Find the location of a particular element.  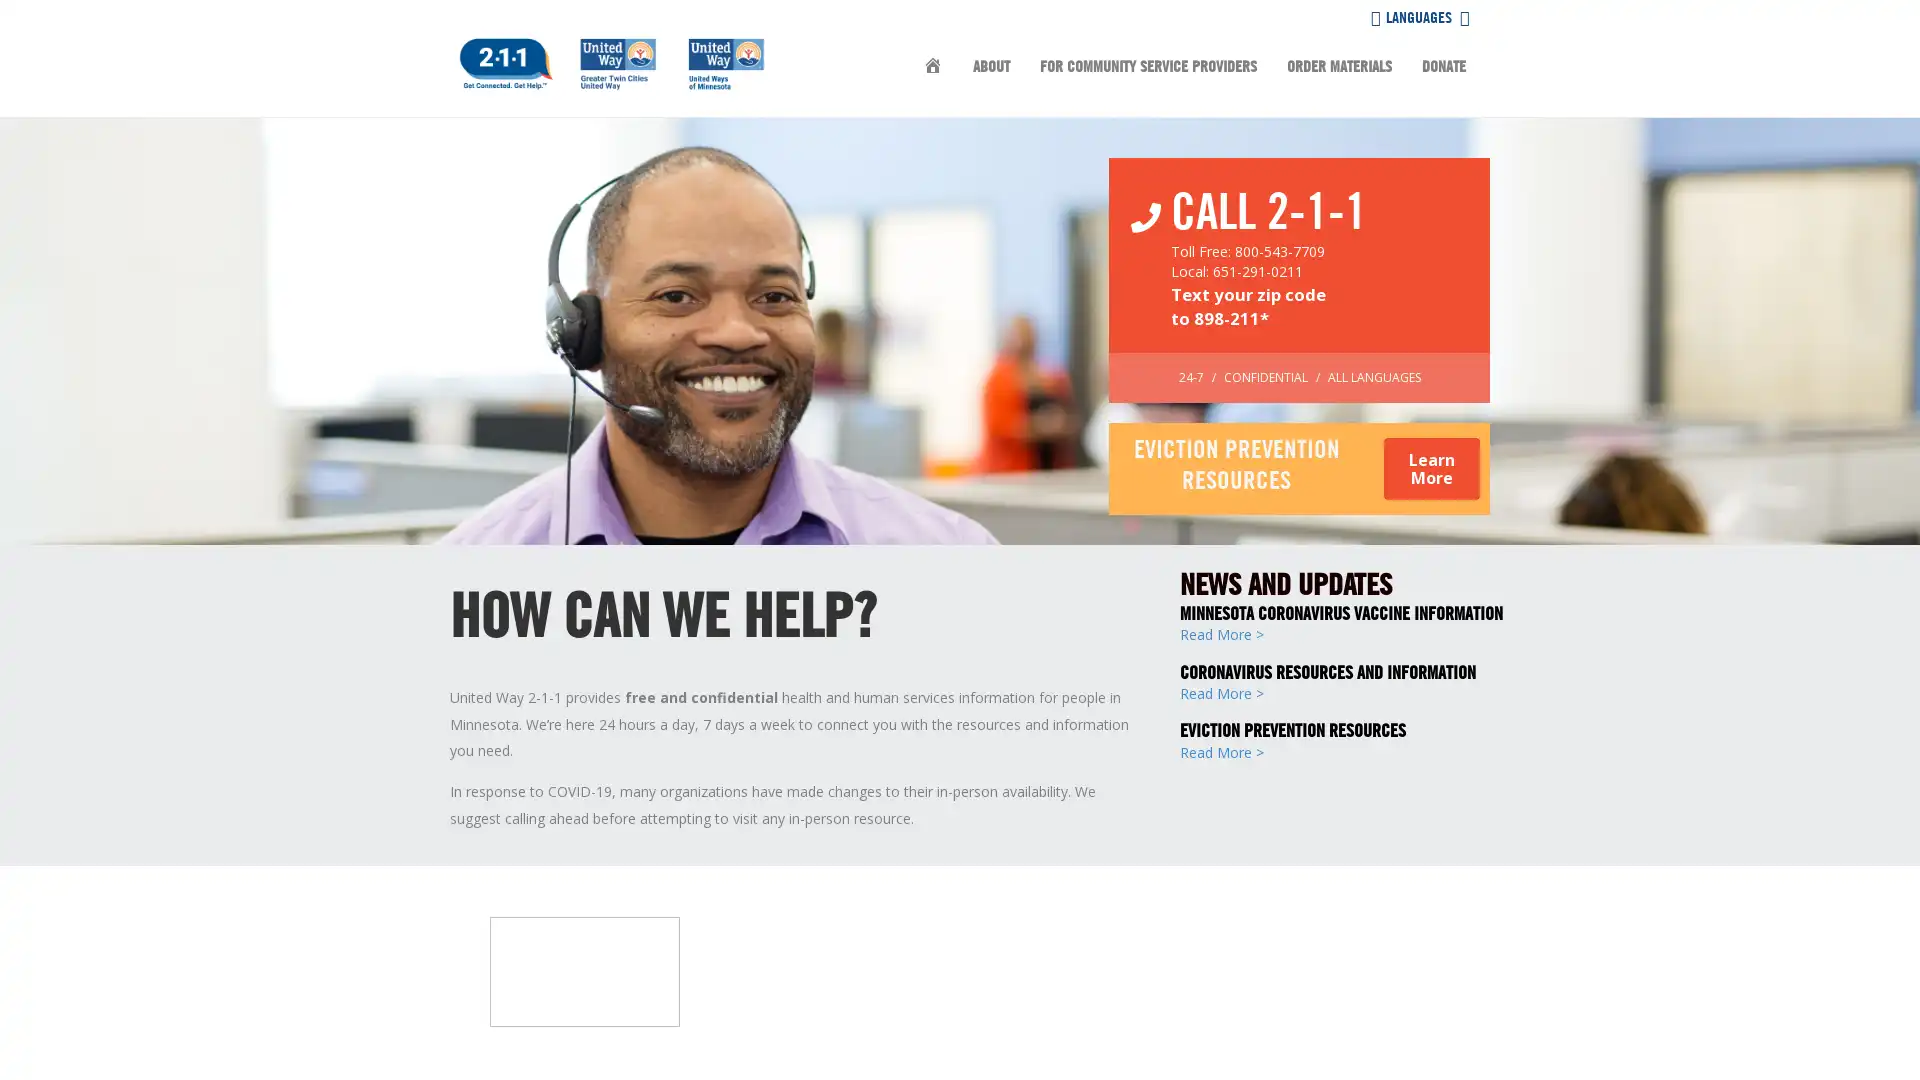

Learn More is located at coordinates (1429, 469).